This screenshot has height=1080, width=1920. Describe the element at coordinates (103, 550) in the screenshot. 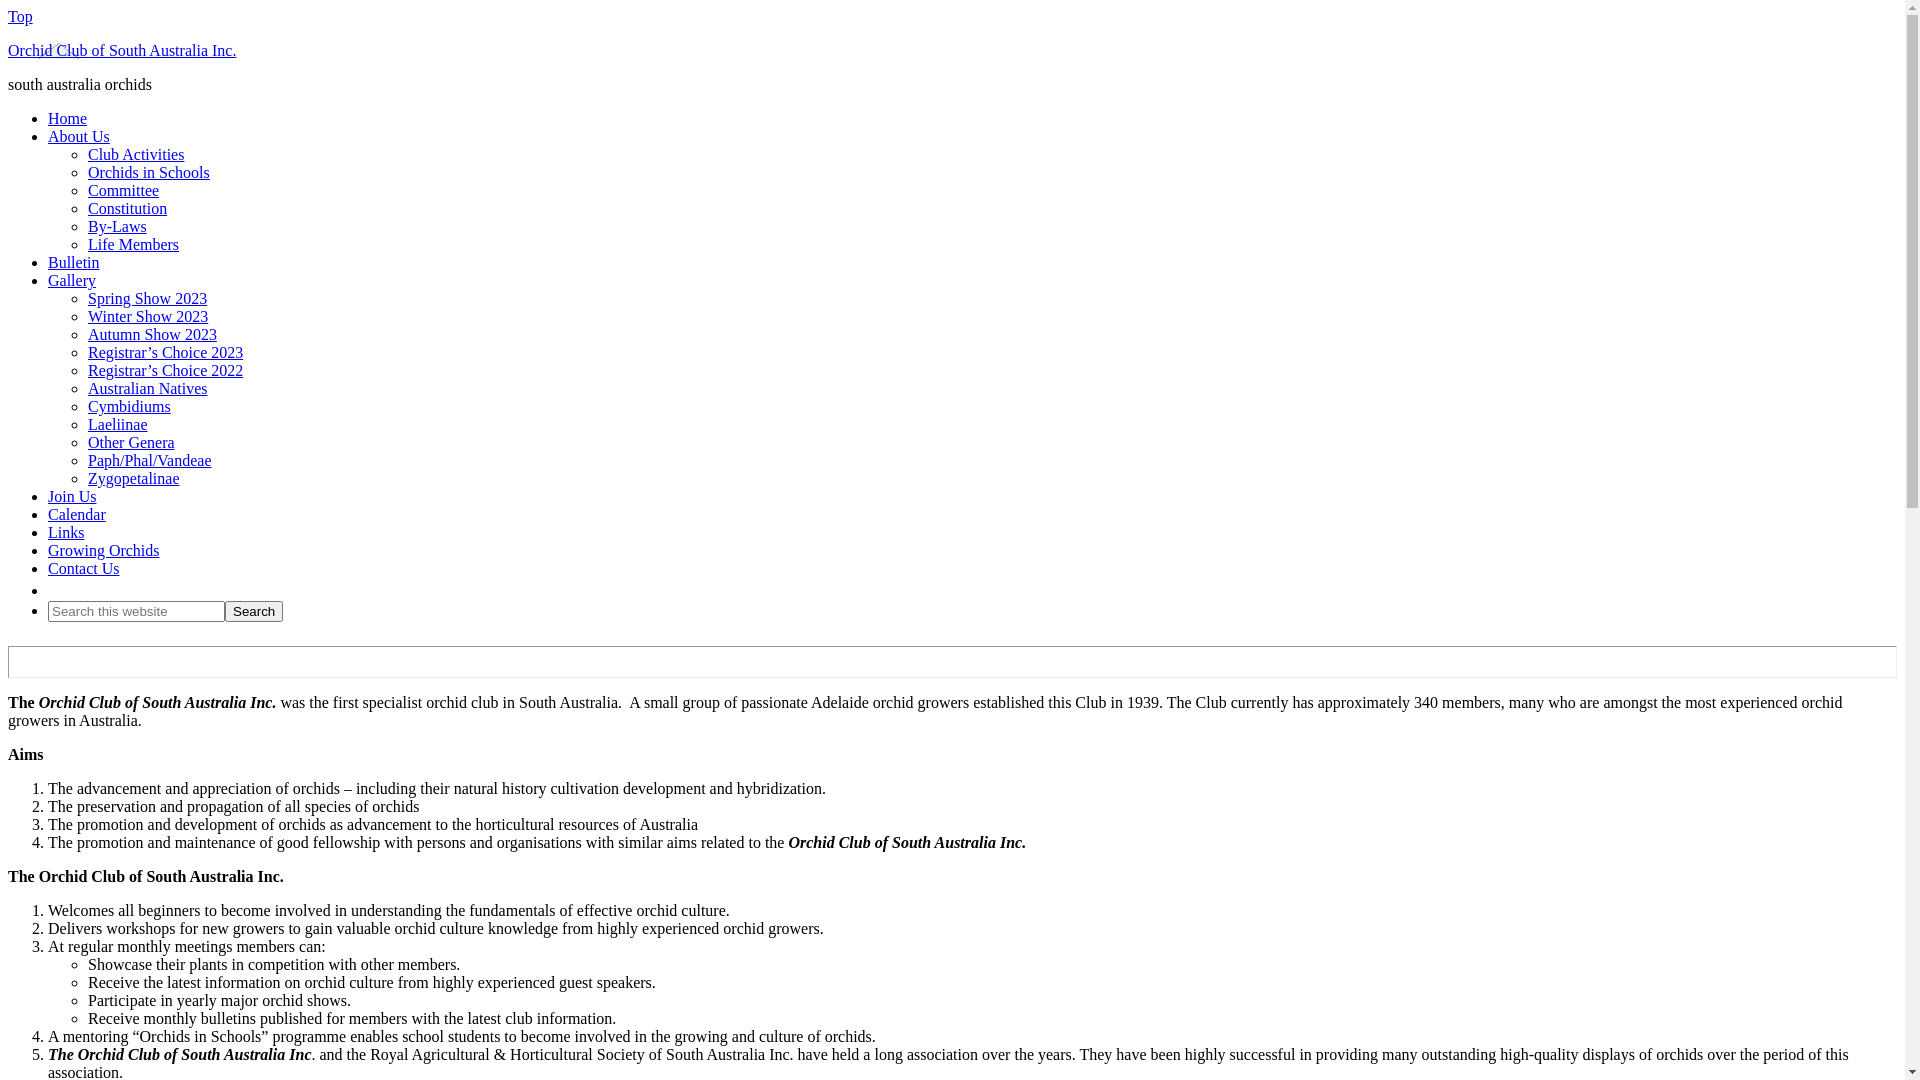

I see `'Growing Orchids'` at that location.